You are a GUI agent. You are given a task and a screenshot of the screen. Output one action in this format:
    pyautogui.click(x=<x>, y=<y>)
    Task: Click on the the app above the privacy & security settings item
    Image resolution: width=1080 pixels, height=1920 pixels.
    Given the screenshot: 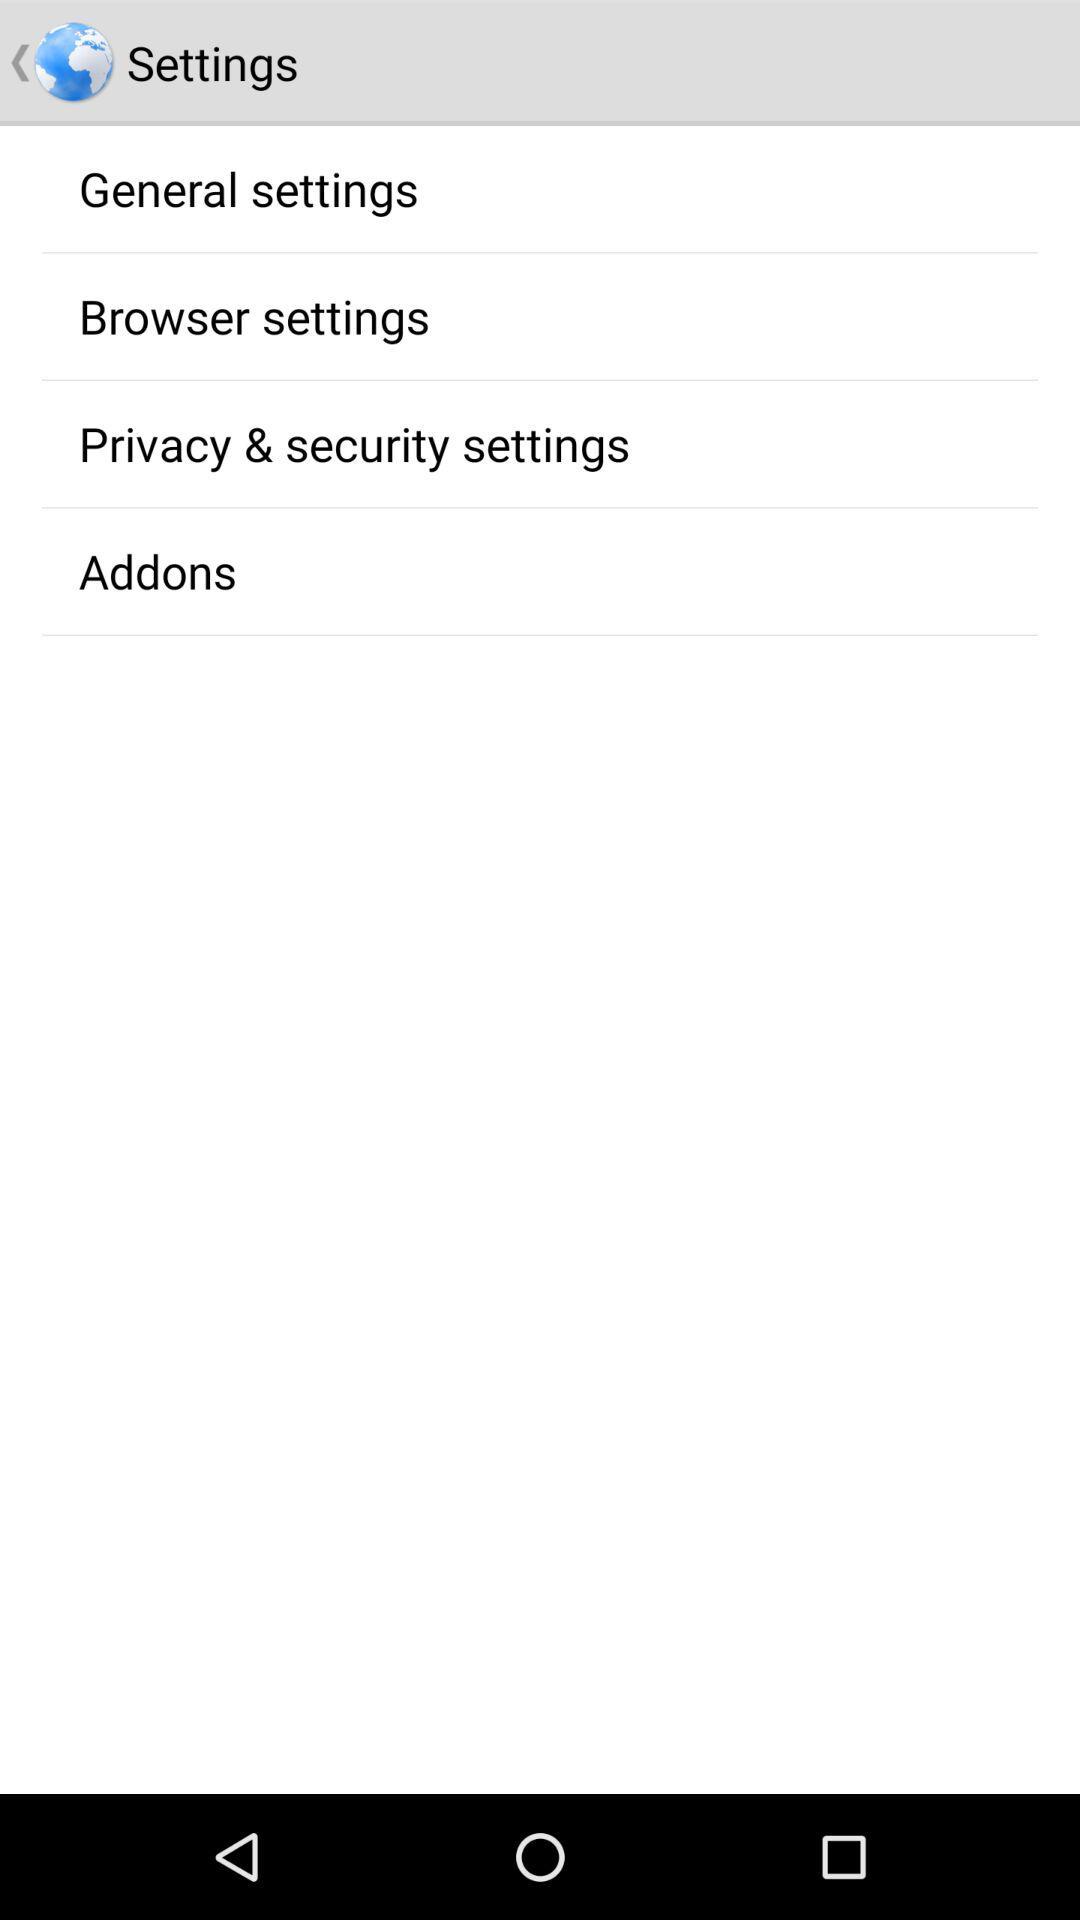 What is the action you would take?
    pyautogui.click(x=253, y=315)
    